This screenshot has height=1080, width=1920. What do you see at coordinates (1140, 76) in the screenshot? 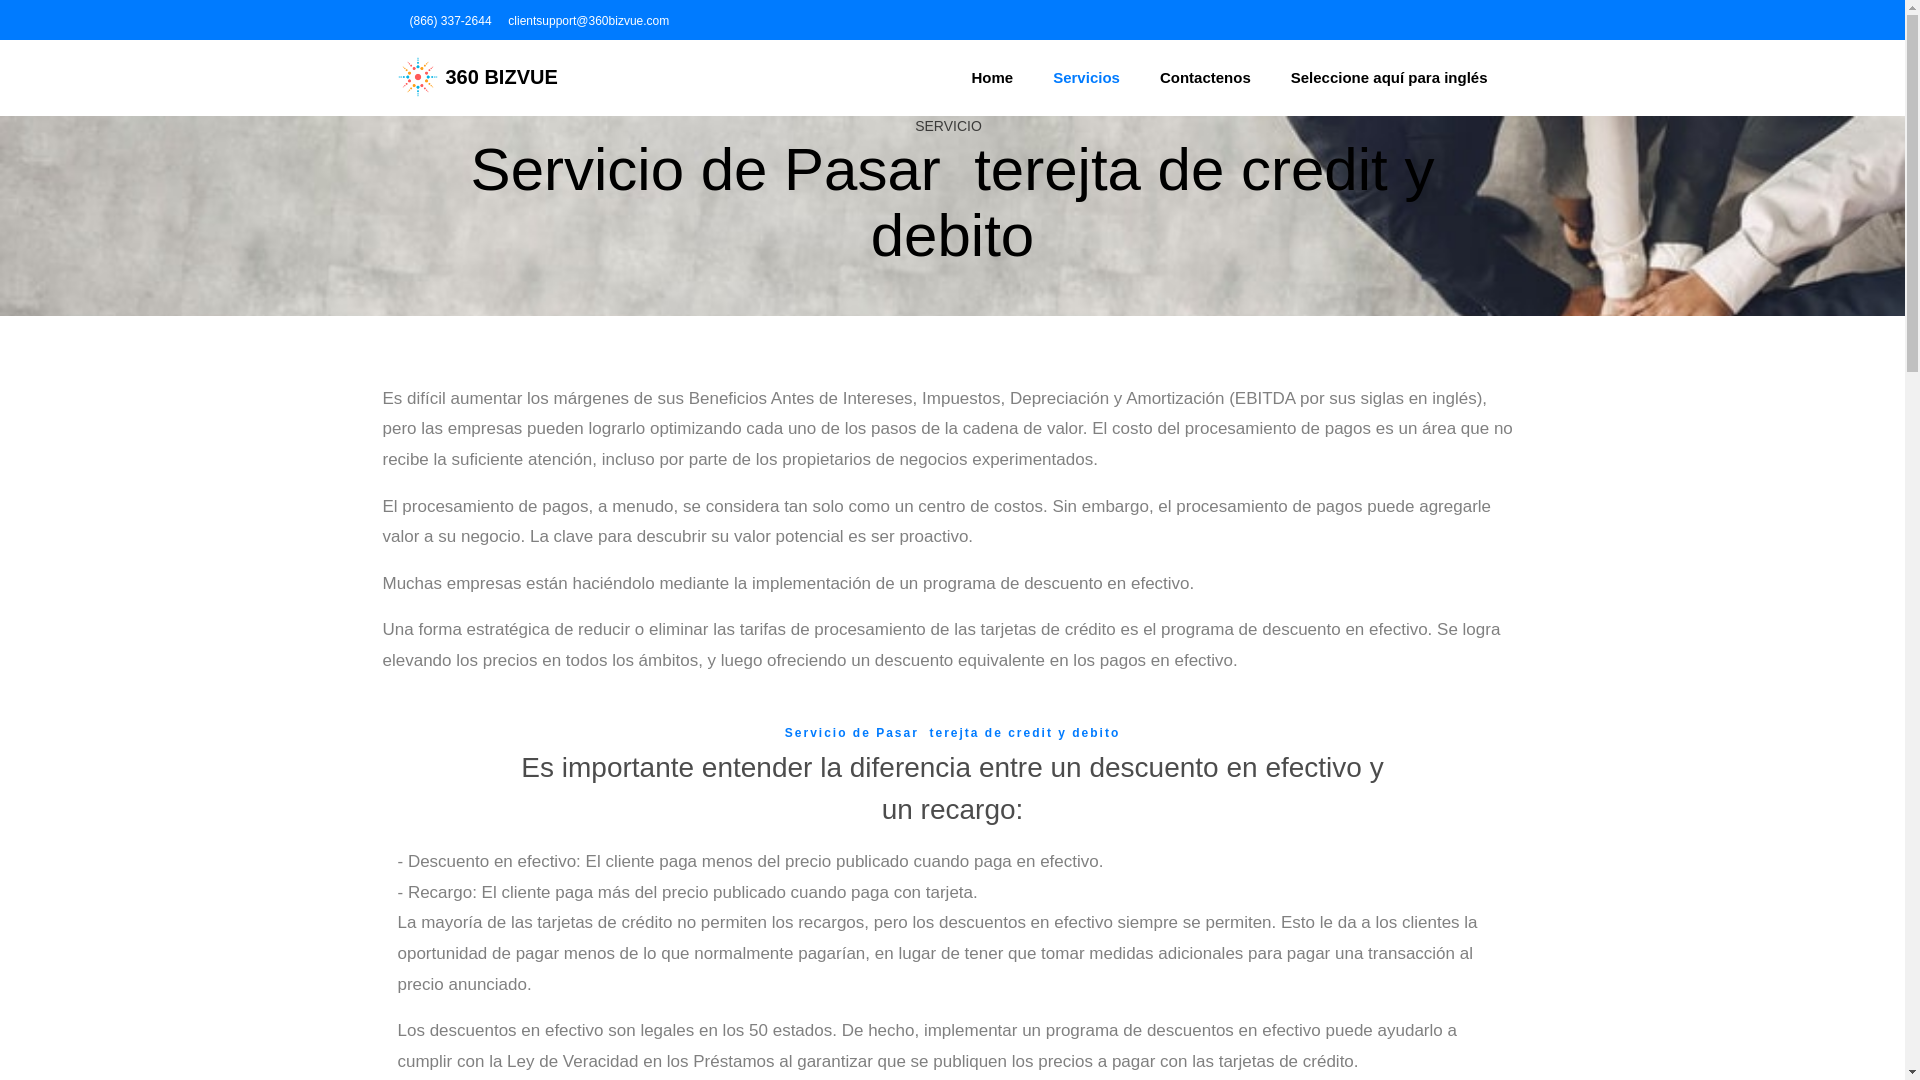
I see `'Contactenos'` at bounding box center [1140, 76].